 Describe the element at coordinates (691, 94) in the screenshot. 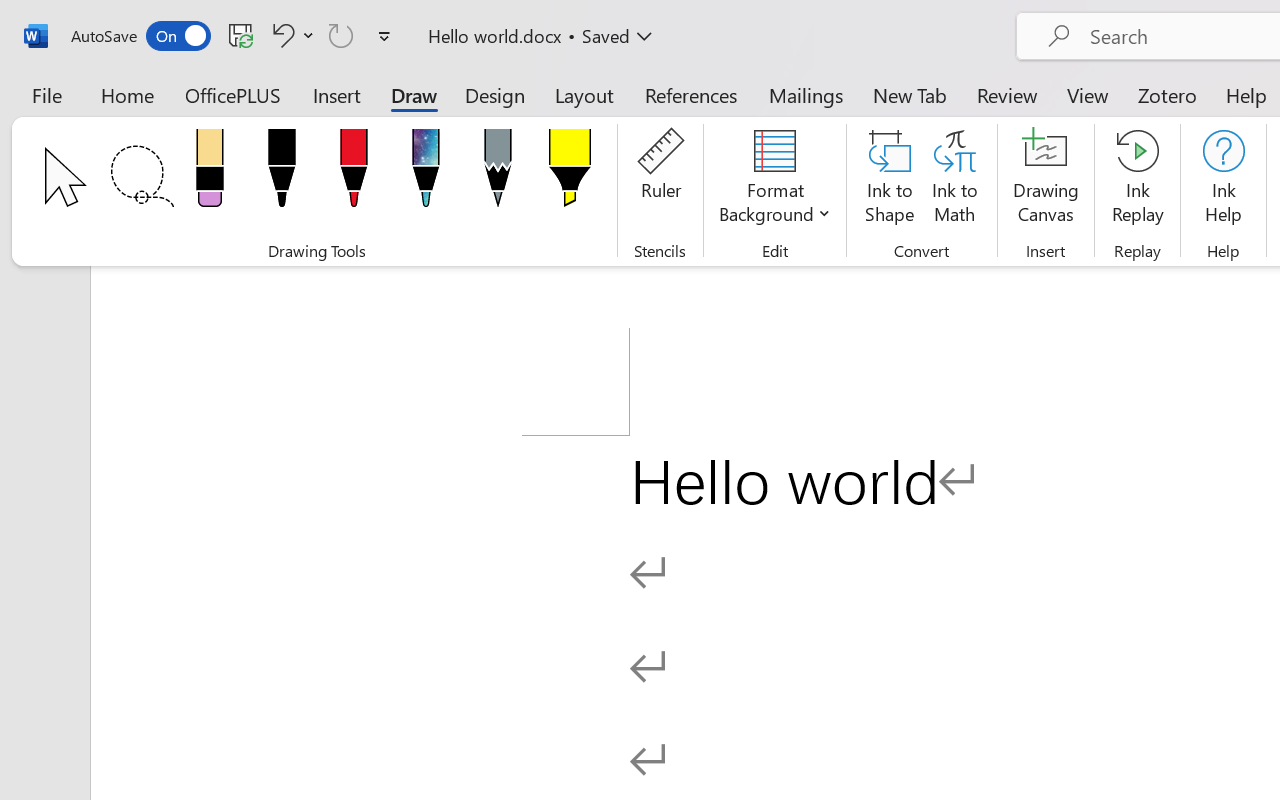

I see `'References'` at that location.